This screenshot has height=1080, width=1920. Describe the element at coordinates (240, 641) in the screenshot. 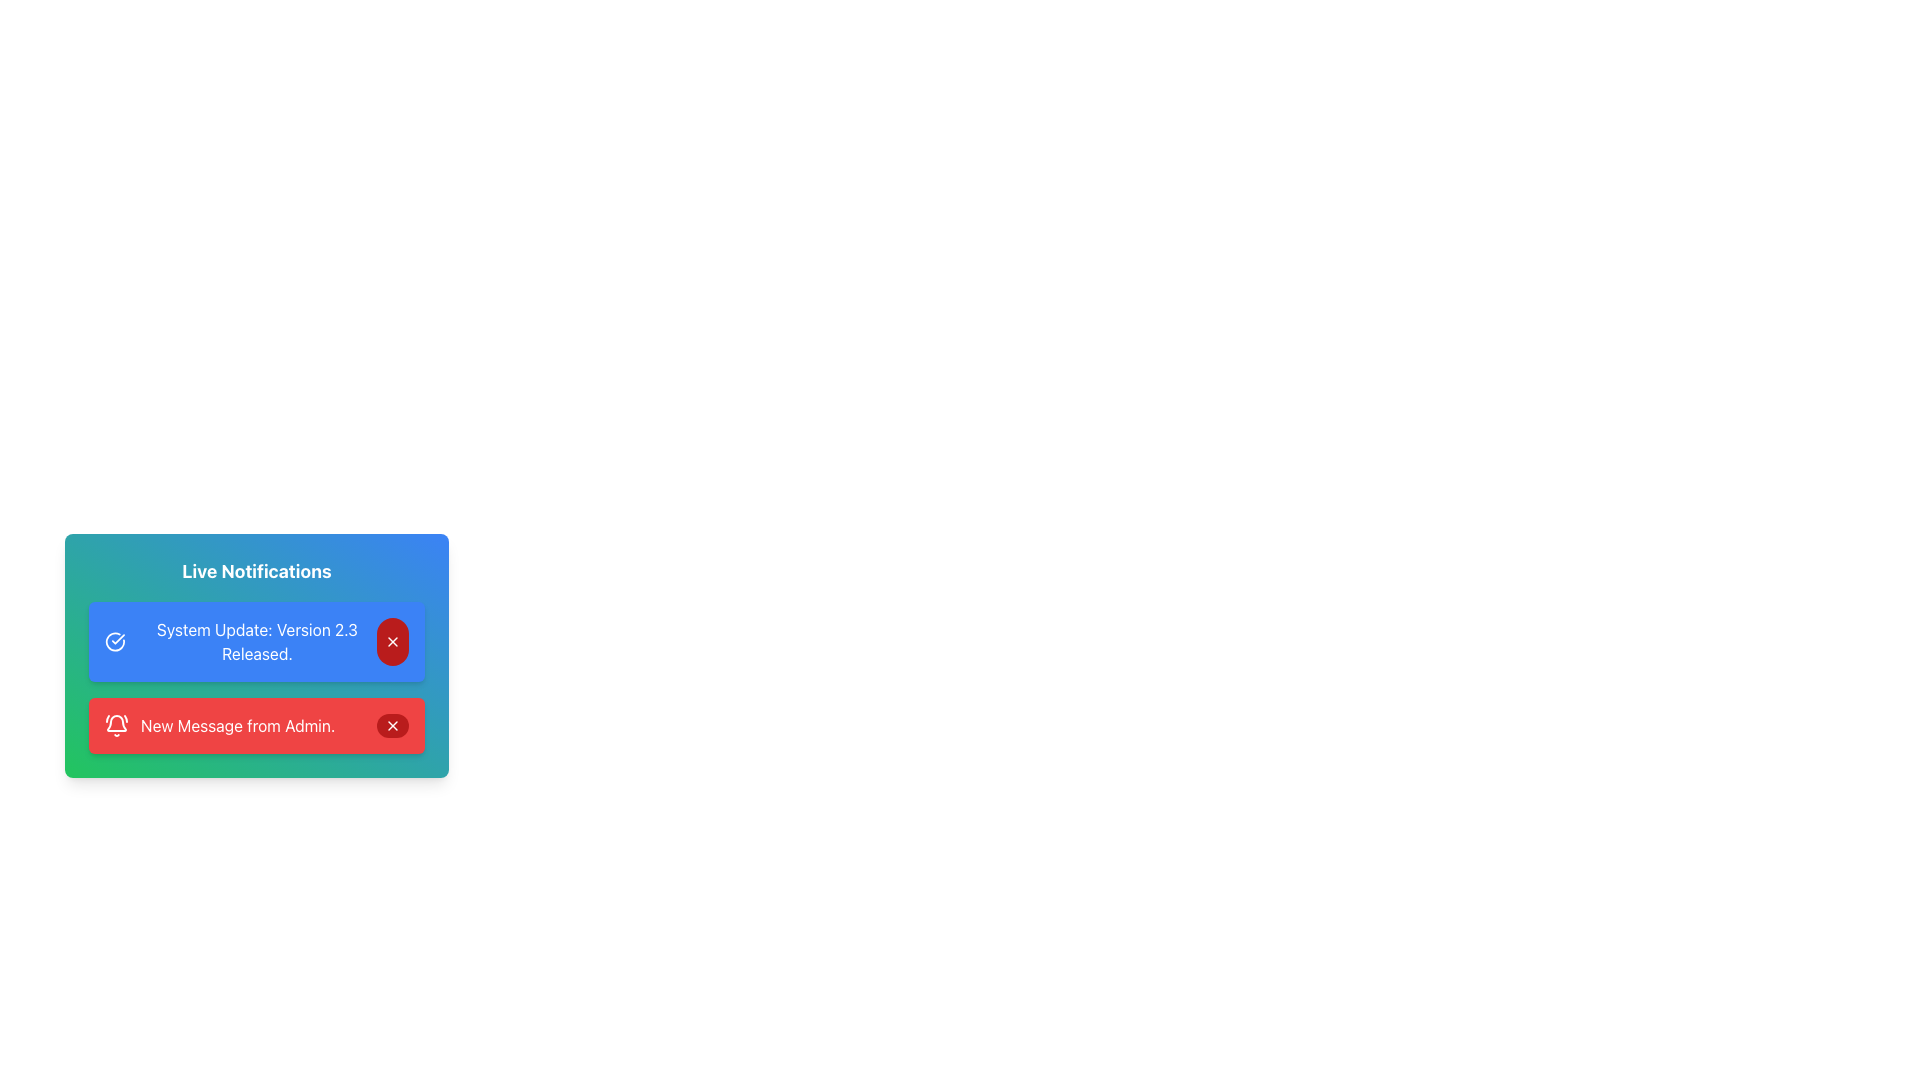

I see `notification text 'System Update: Version 2.3 Released.' from the notification with a blue background and a checkmark icon` at that location.